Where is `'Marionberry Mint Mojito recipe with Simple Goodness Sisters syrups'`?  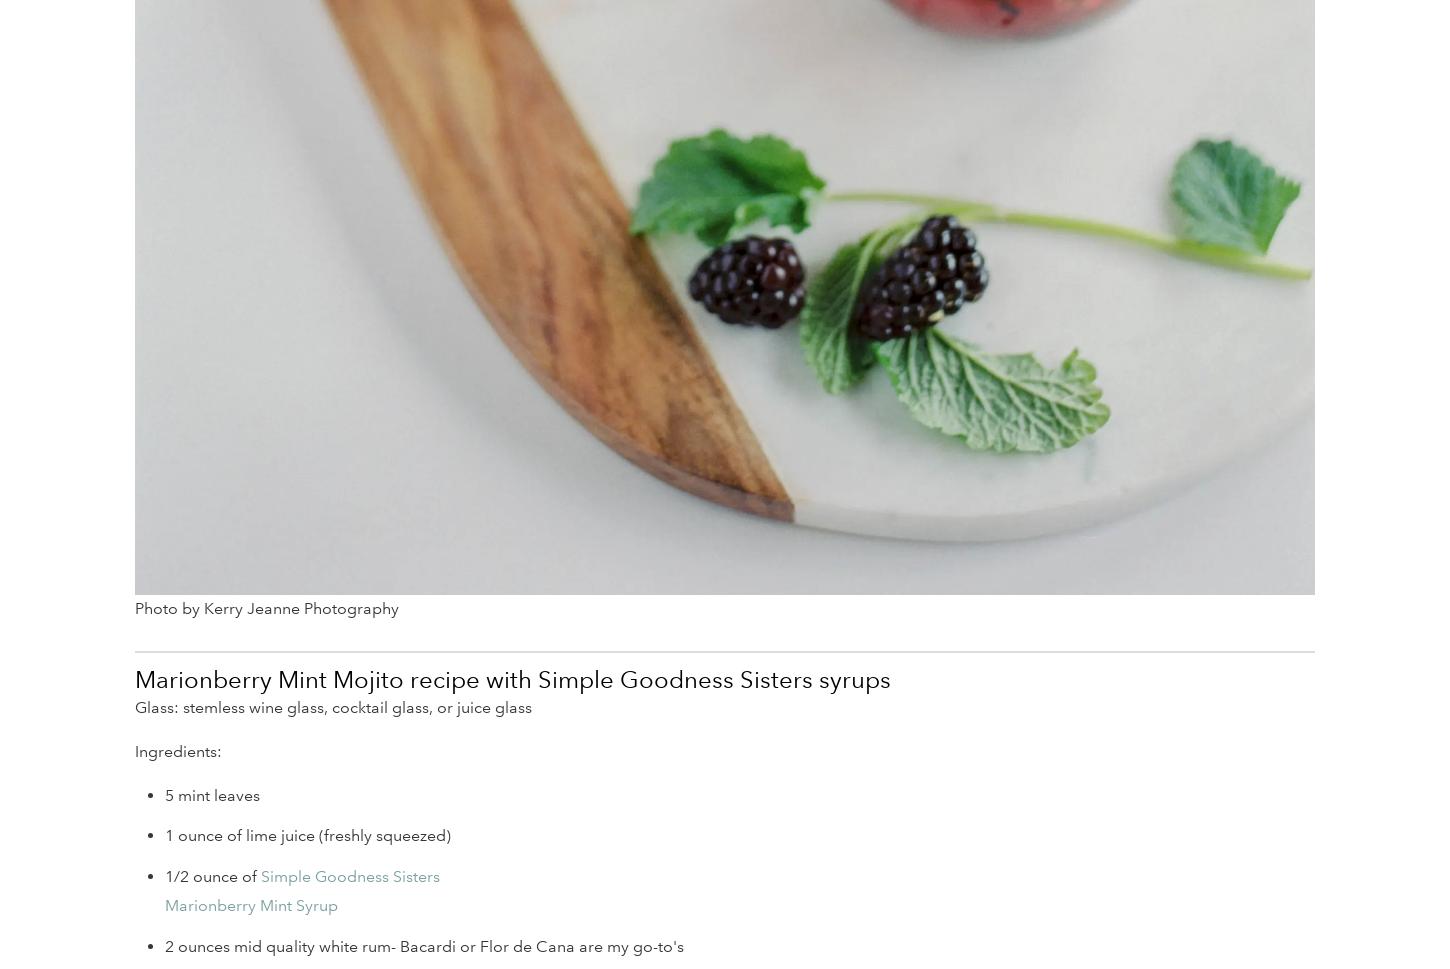 'Marionberry Mint Mojito recipe with Simple Goodness Sisters syrups' is located at coordinates (133, 678).